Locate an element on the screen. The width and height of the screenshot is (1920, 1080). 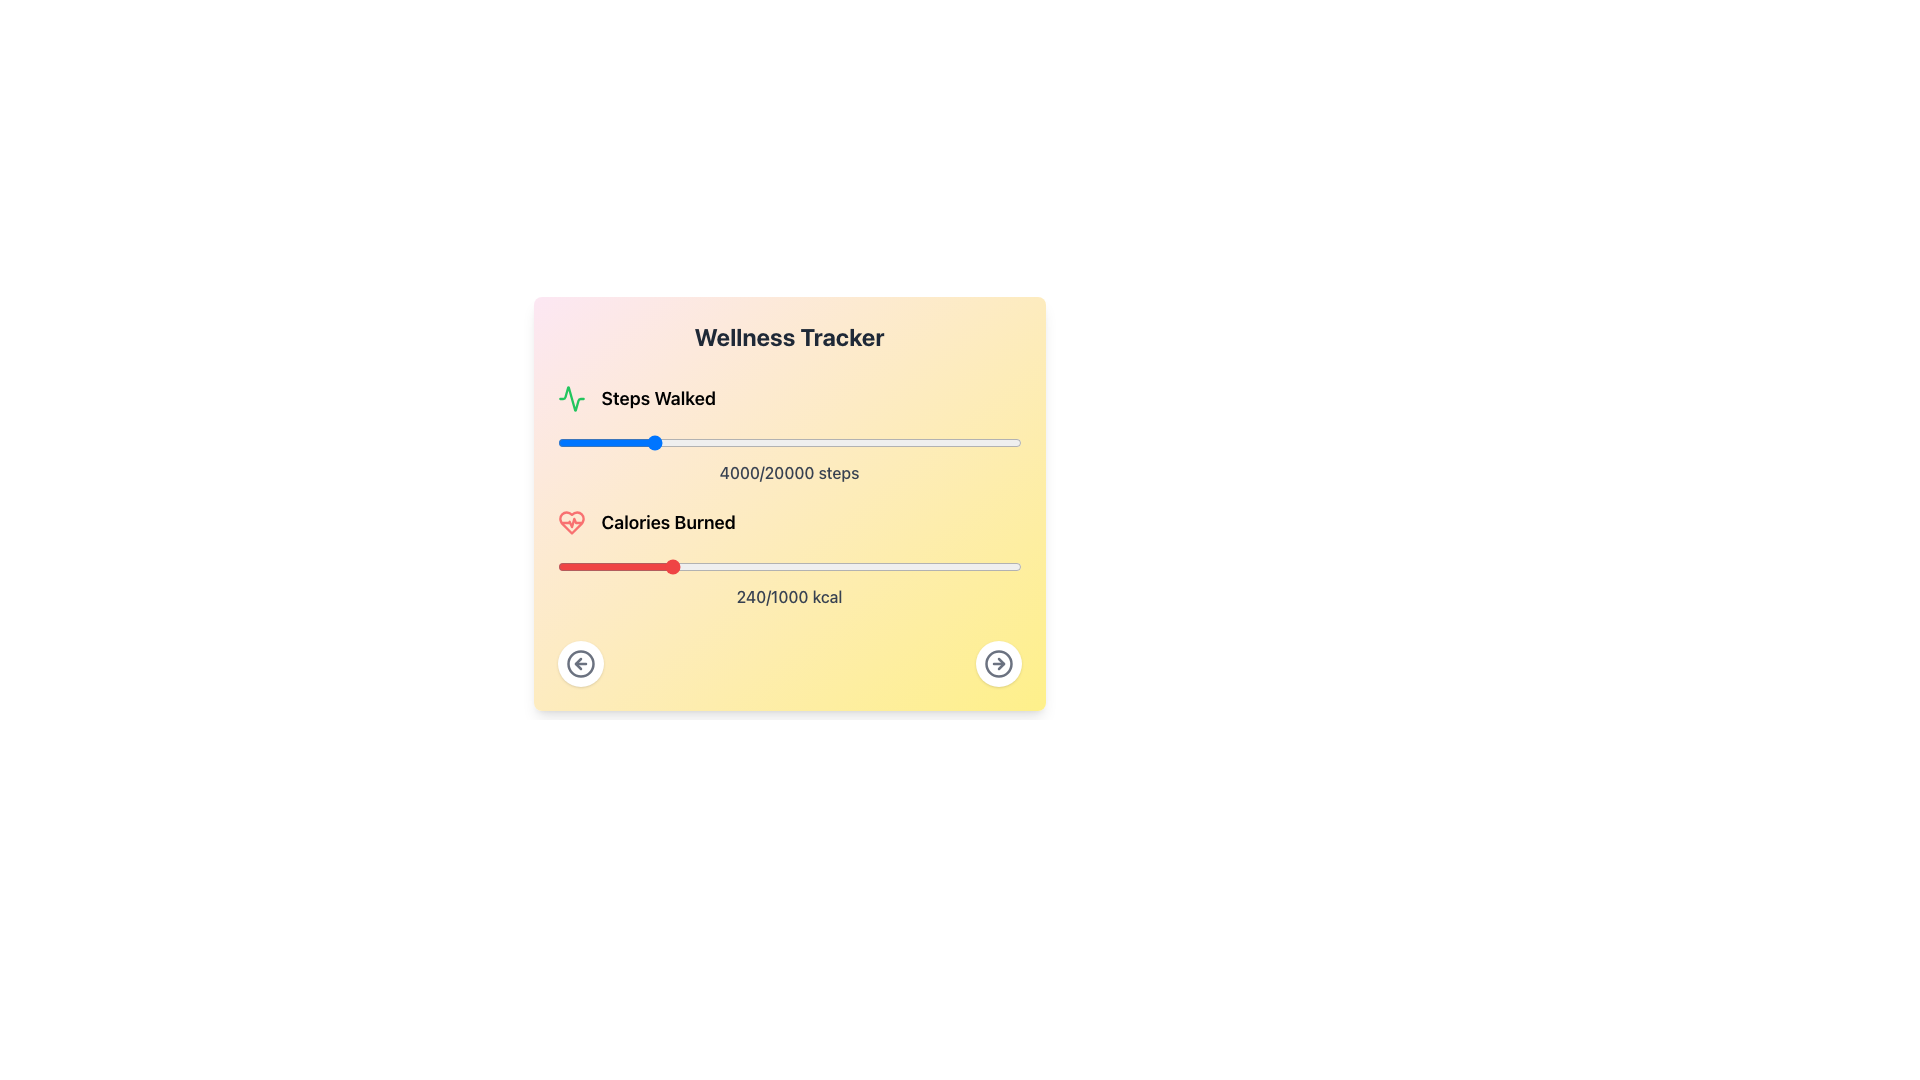
the circular button with a white background and a right-pointing arrow icon located at the bottom-right corner of the Wellness Tracker interface is located at coordinates (998, 663).